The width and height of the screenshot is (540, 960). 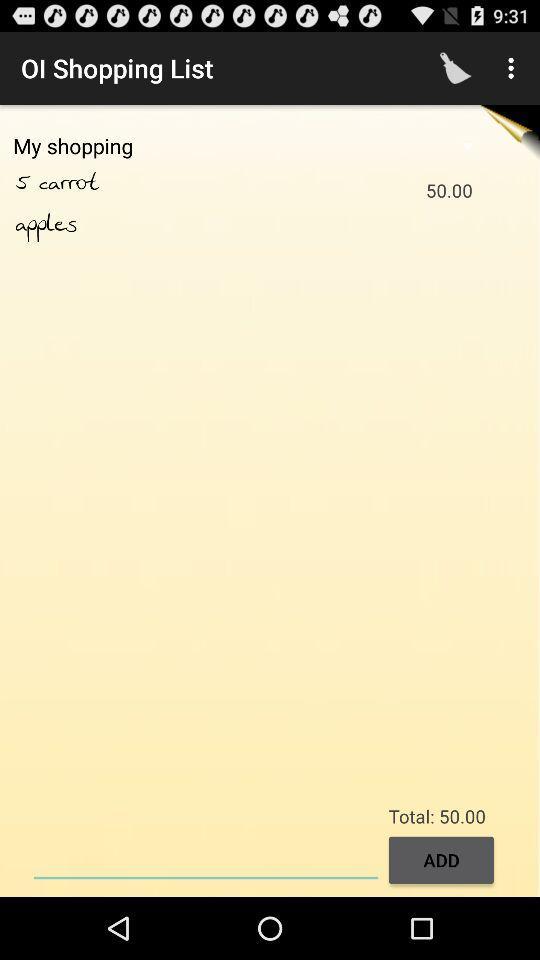 What do you see at coordinates (205, 857) in the screenshot?
I see `a blank field for typing anything into` at bounding box center [205, 857].